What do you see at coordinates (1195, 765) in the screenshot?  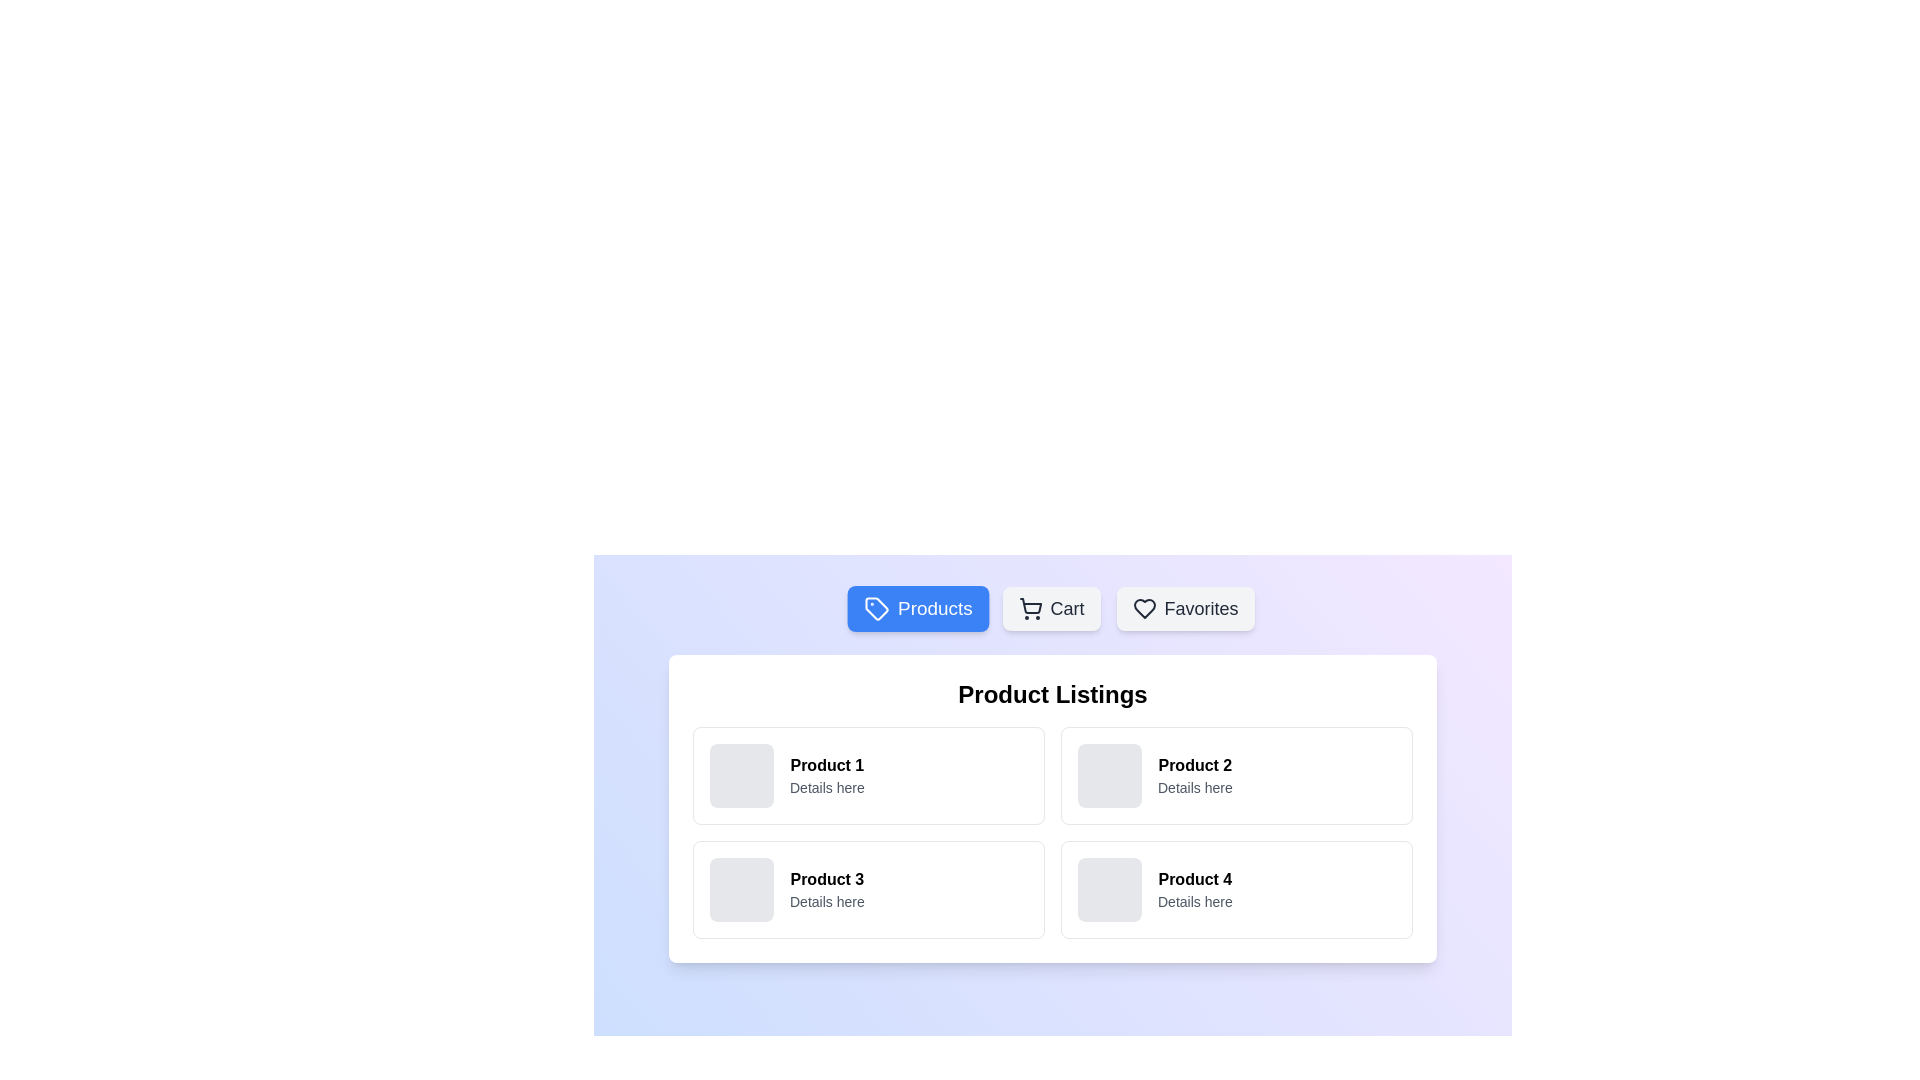 I see `the title text label of the product card located in the second column of the first row in the 'Product Listings' grid, which is positioned above 'Details here'` at bounding box center [1195, 765].